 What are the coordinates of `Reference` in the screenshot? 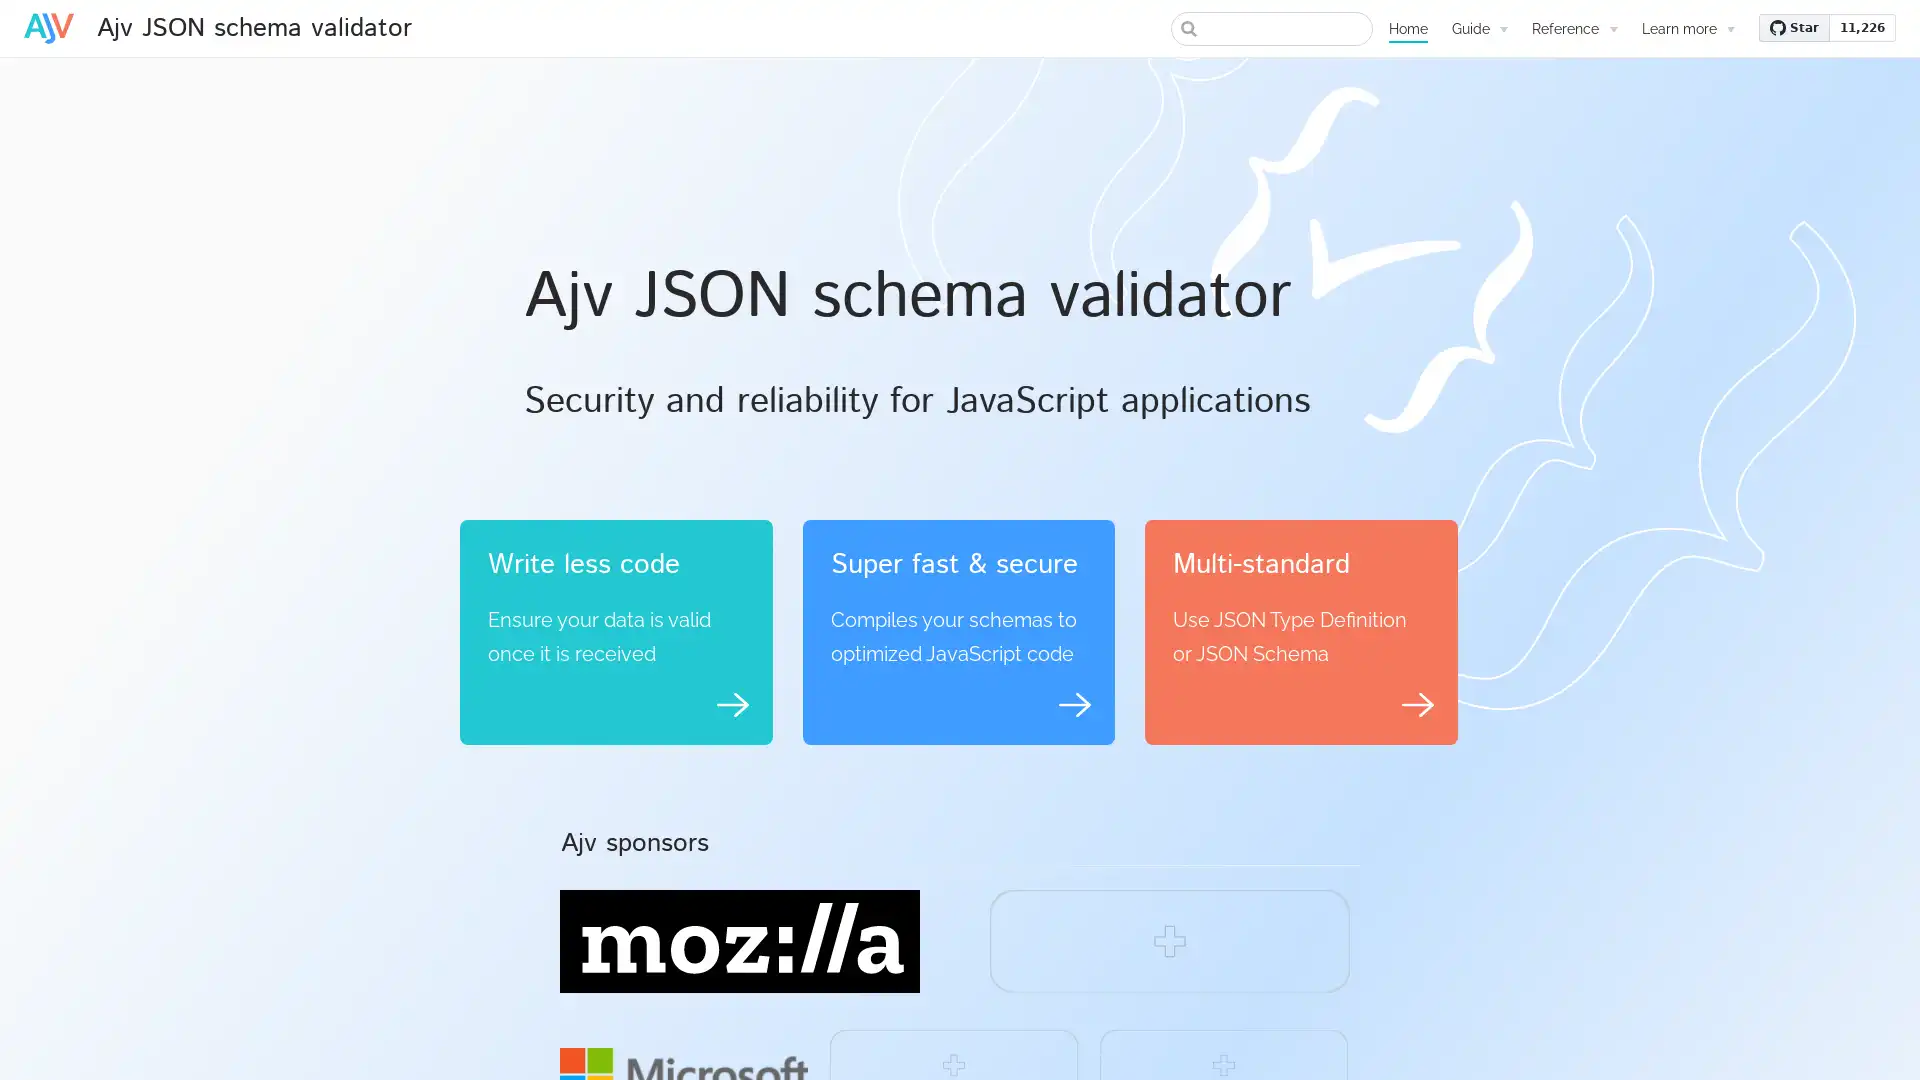 It's located at (1573, 29).